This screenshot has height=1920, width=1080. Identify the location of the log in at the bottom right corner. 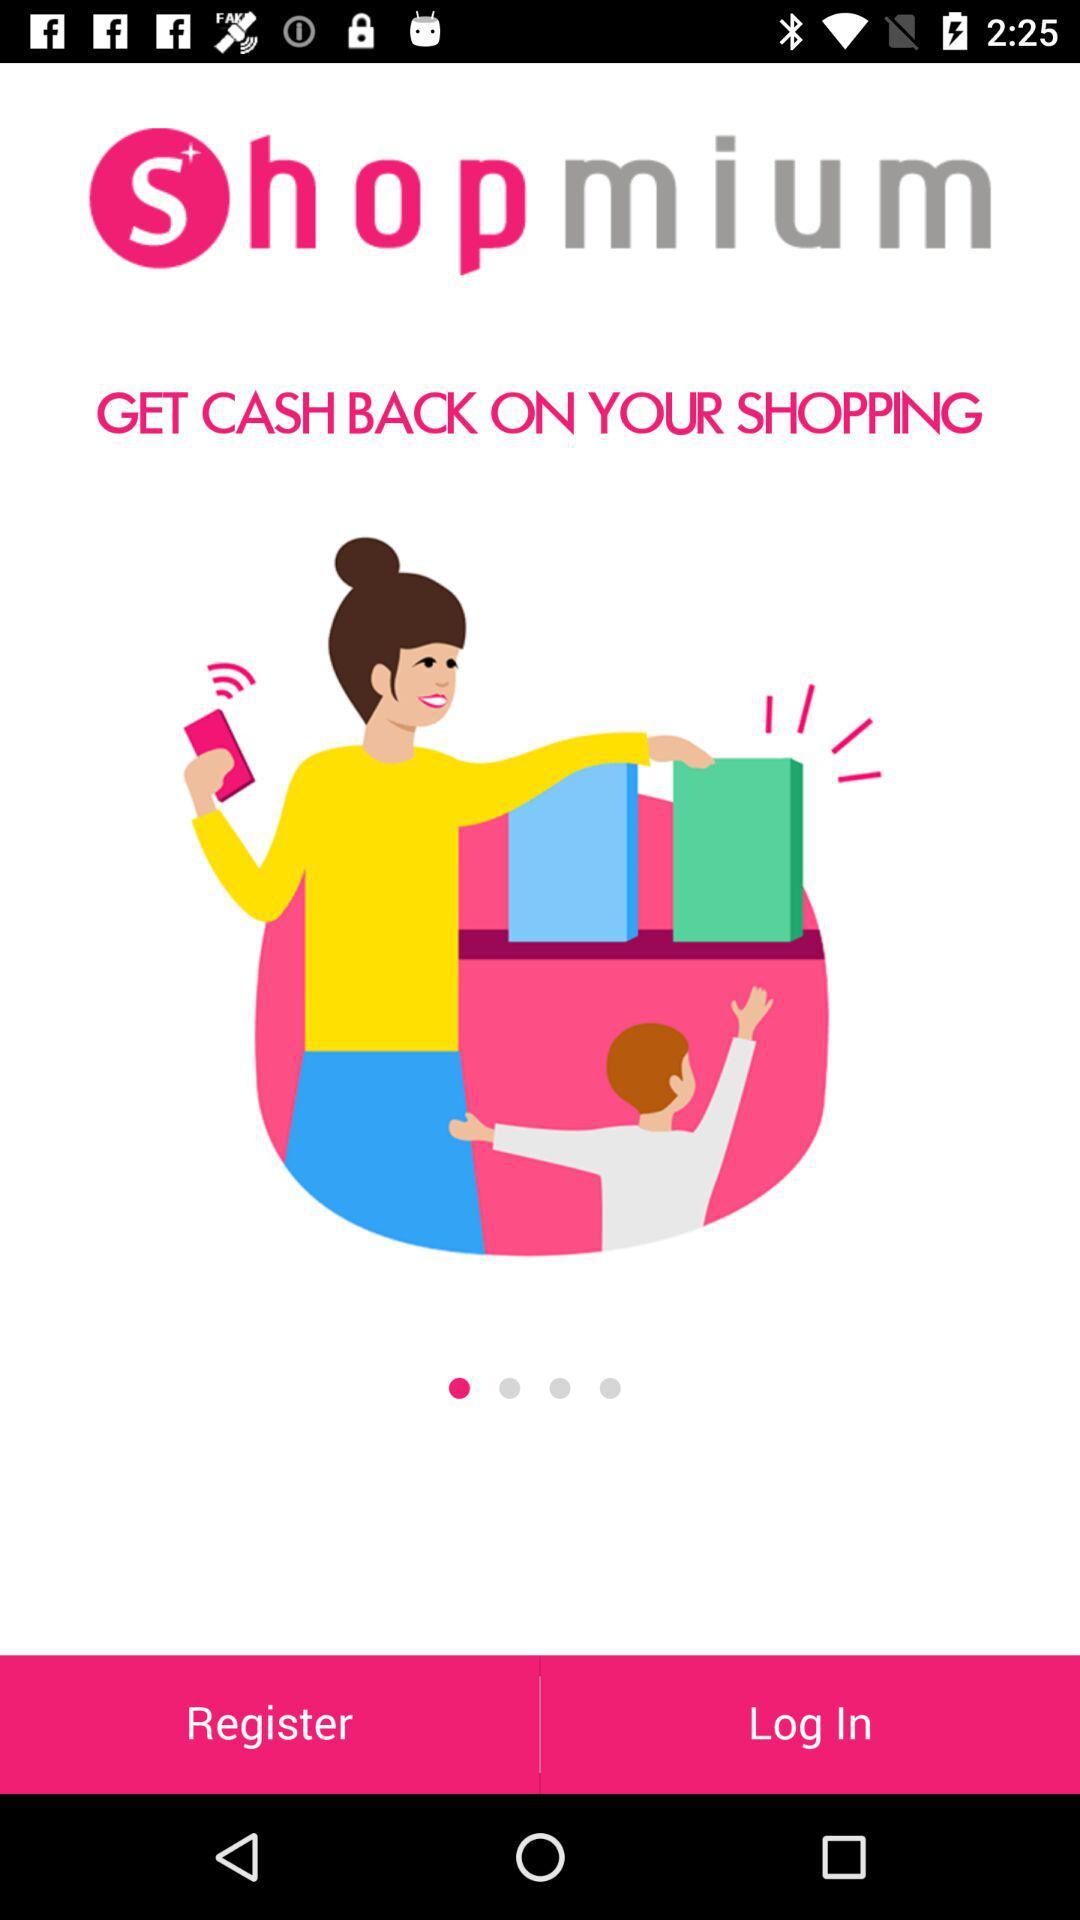
(810, 1723).